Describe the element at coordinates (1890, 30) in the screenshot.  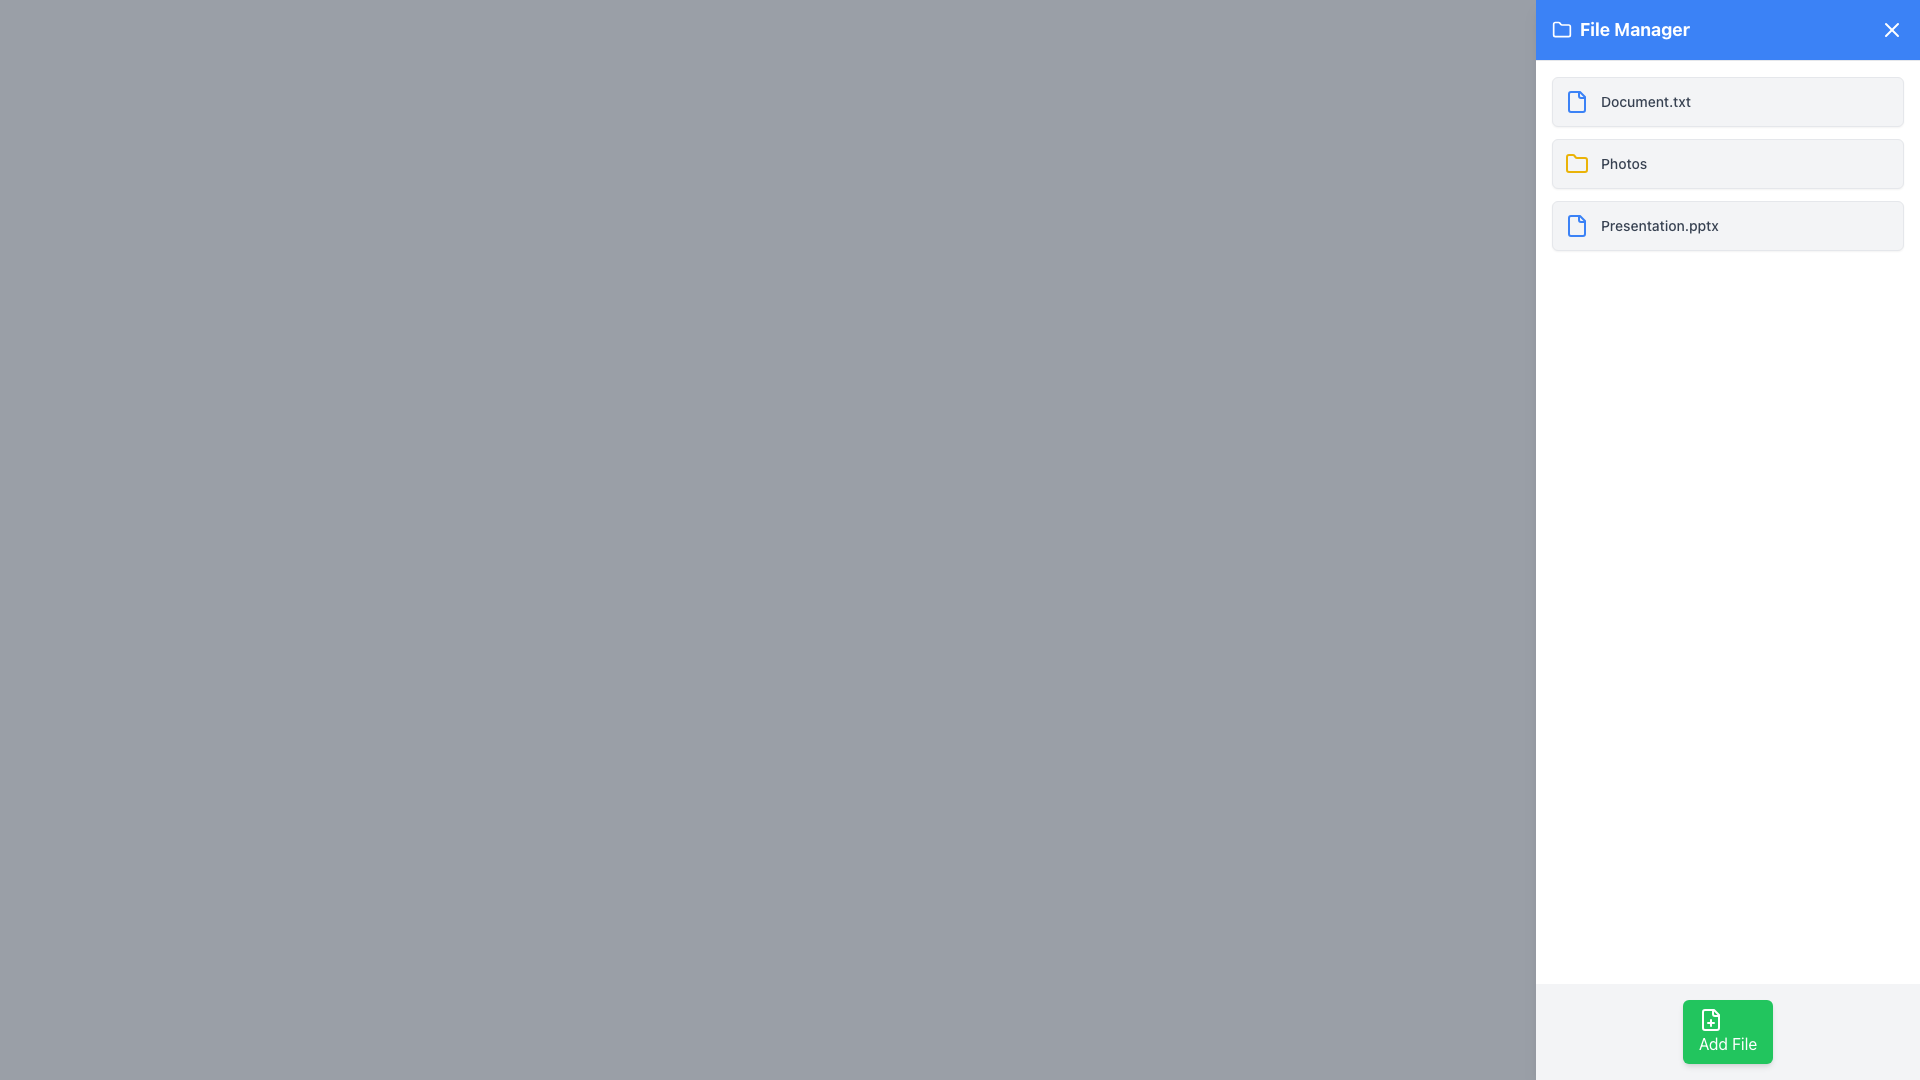
I see `the compact square-shaped button with a white 'X' symbol located in the top-right corner of the blue header bar labeled 'File Manager'` at that location.